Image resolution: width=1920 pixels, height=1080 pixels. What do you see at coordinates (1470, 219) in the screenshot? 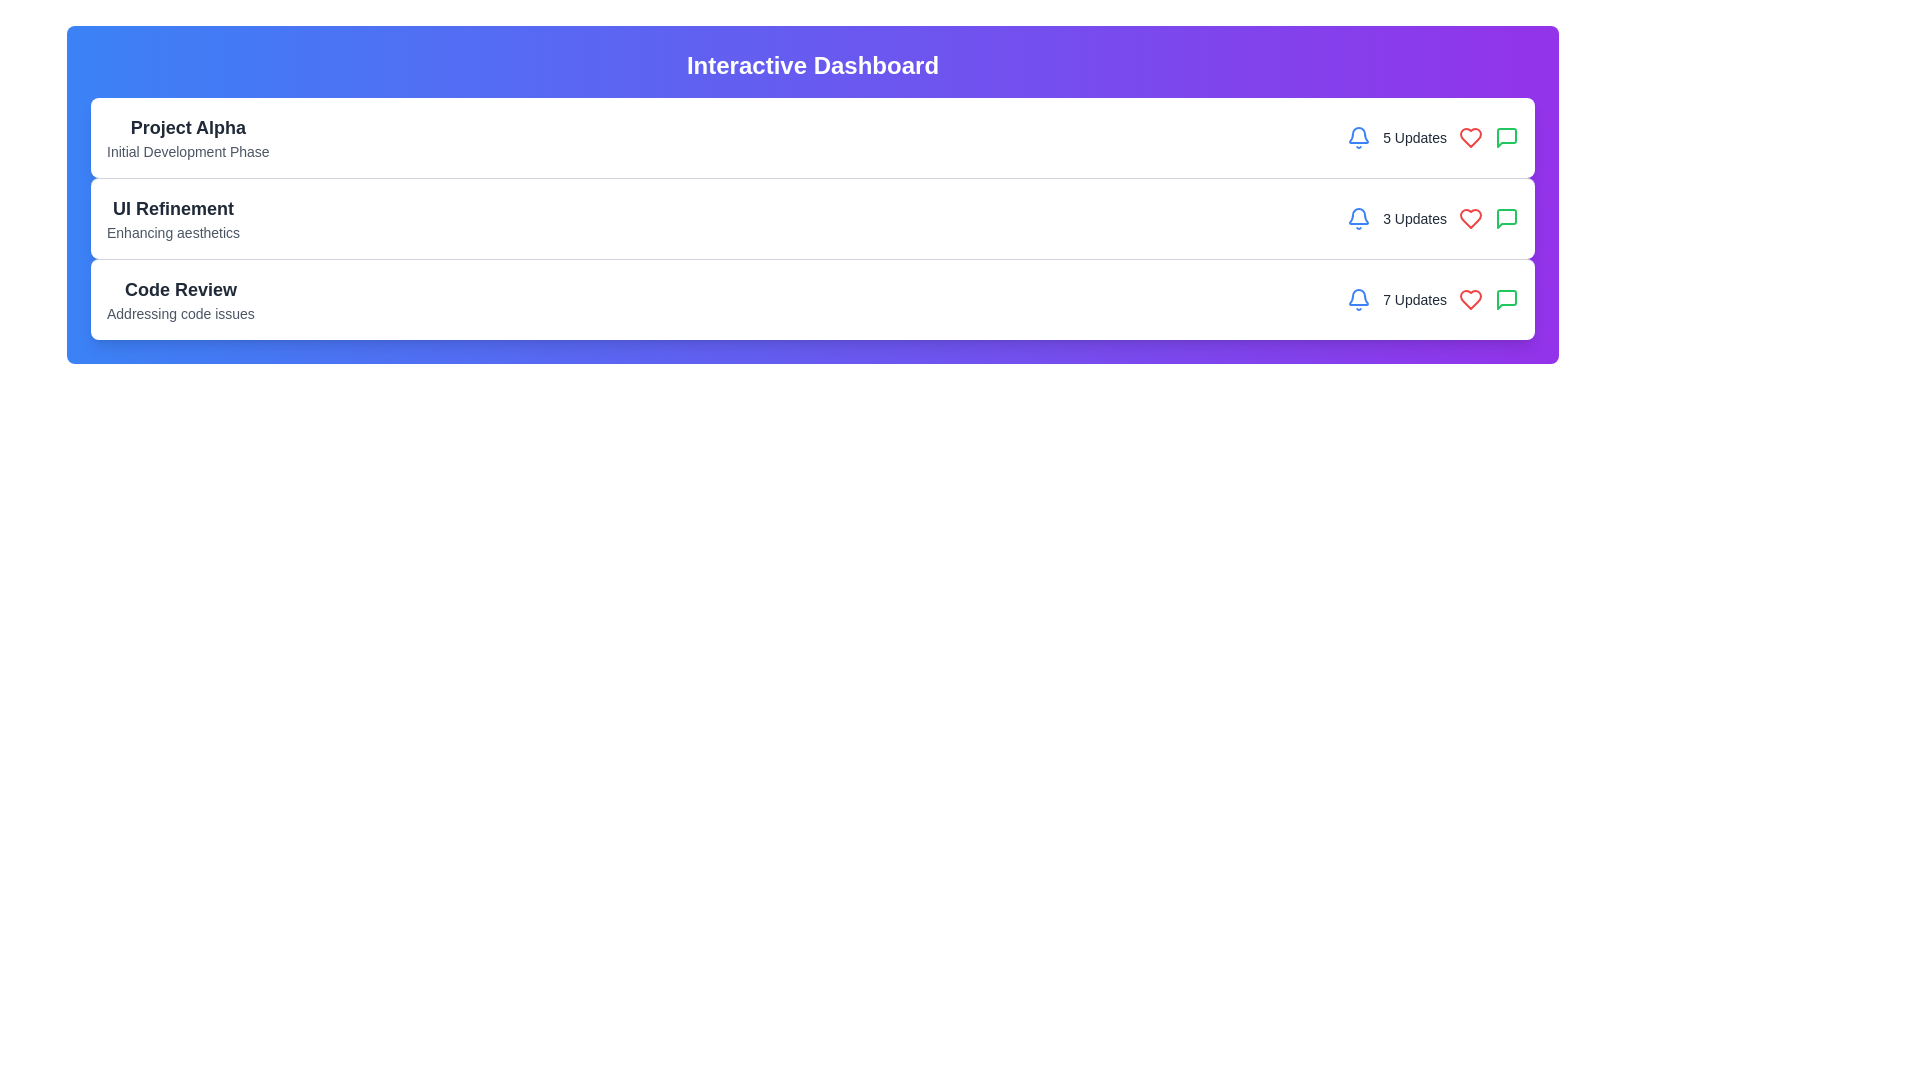
I see `the 'like' icon button, which is the third icon on the right side in the second card labeled 'UI Refinement', positioned between a bell icon and a speech bubble icon` at bounding box center [1470, 219].